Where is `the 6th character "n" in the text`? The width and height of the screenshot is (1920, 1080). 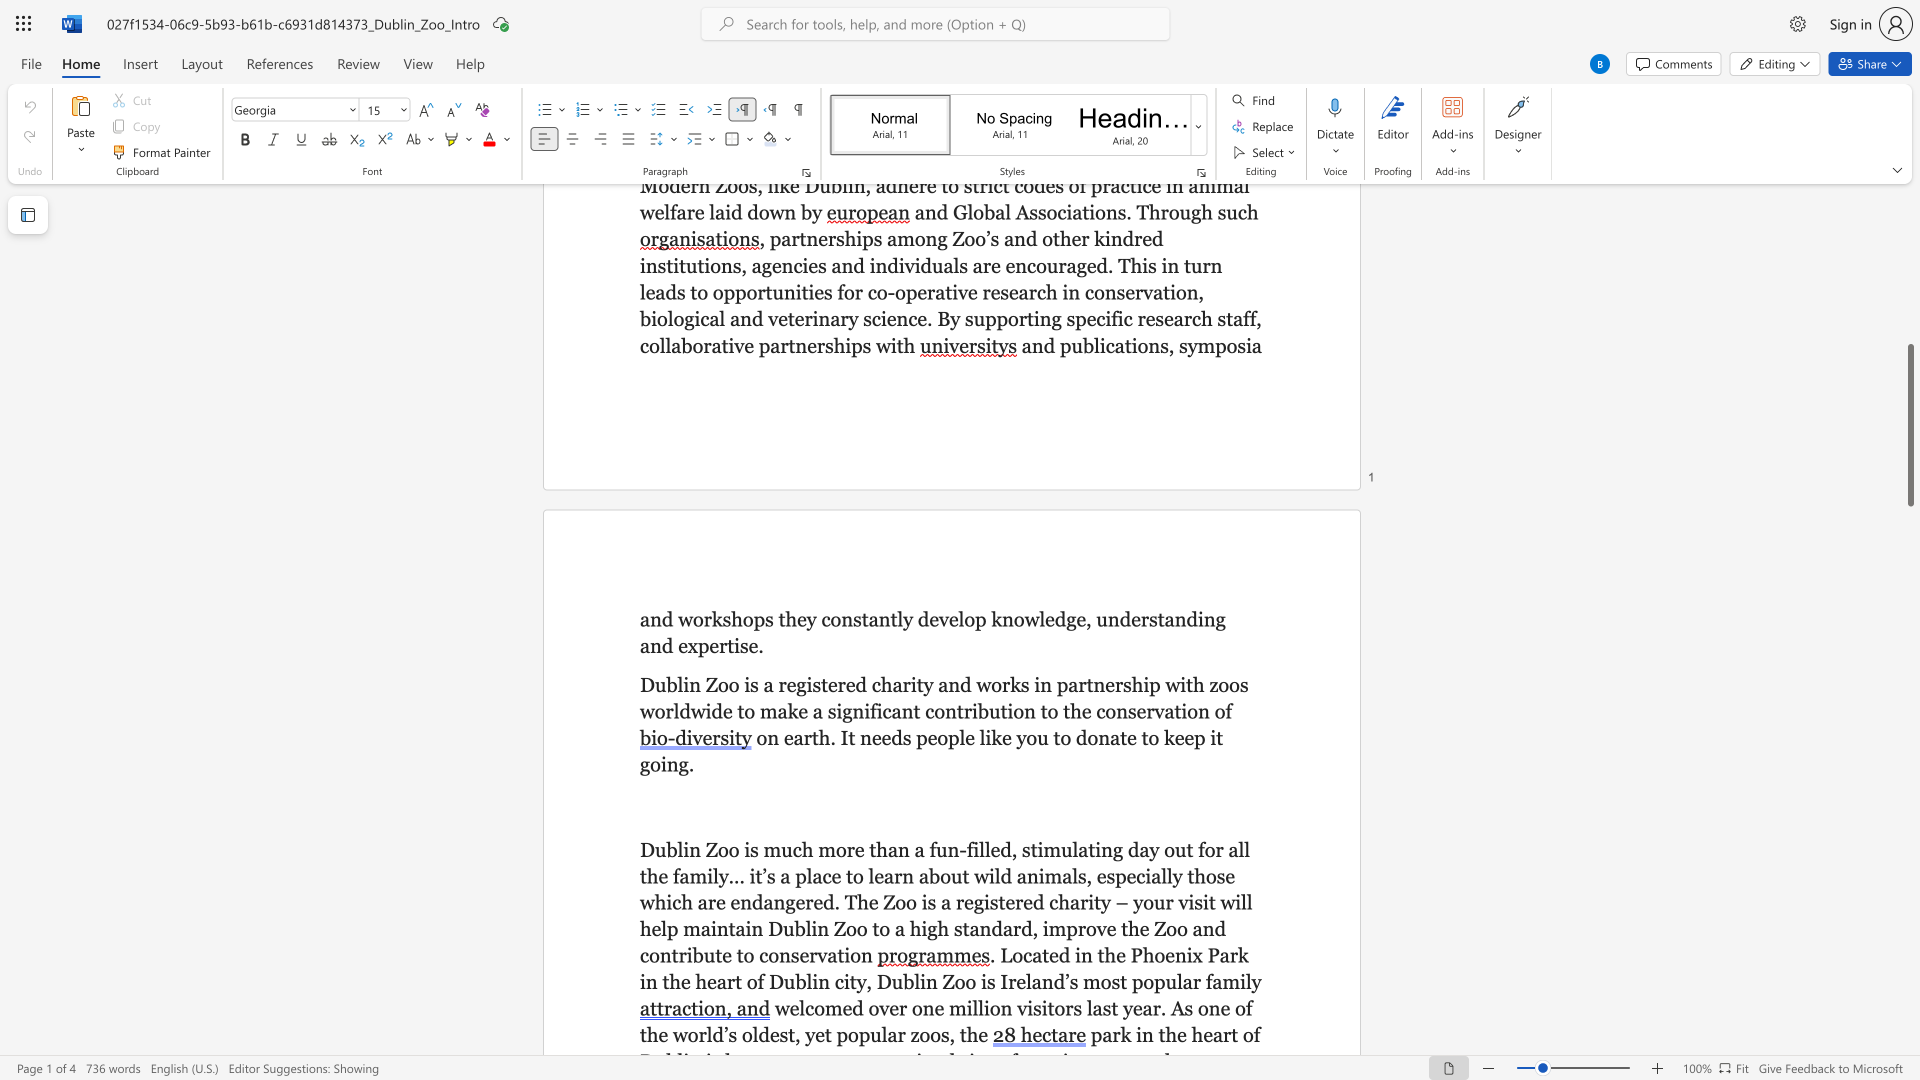 the 6th character "n" in the text is located at coordinates (906, 710).